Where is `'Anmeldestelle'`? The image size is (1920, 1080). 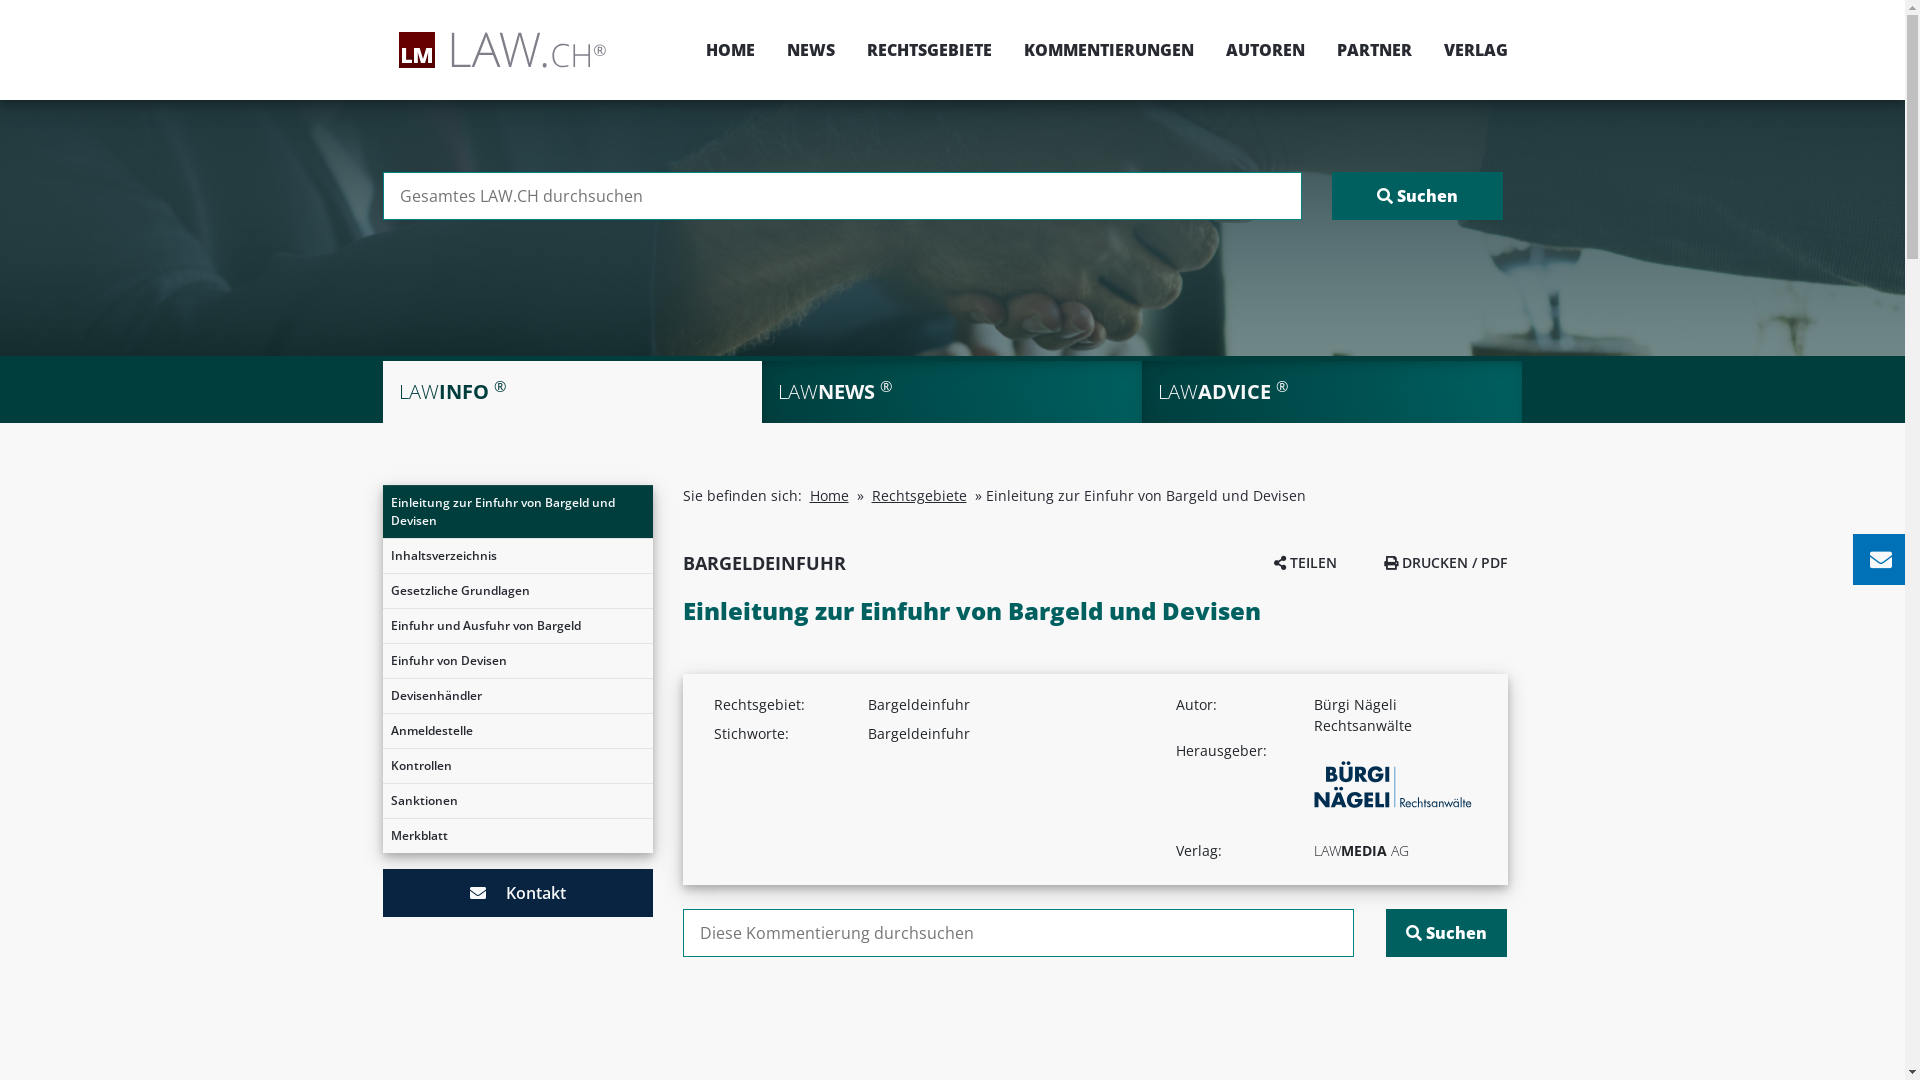 'Anmeldestelle' is located at coordinates (517, 731).